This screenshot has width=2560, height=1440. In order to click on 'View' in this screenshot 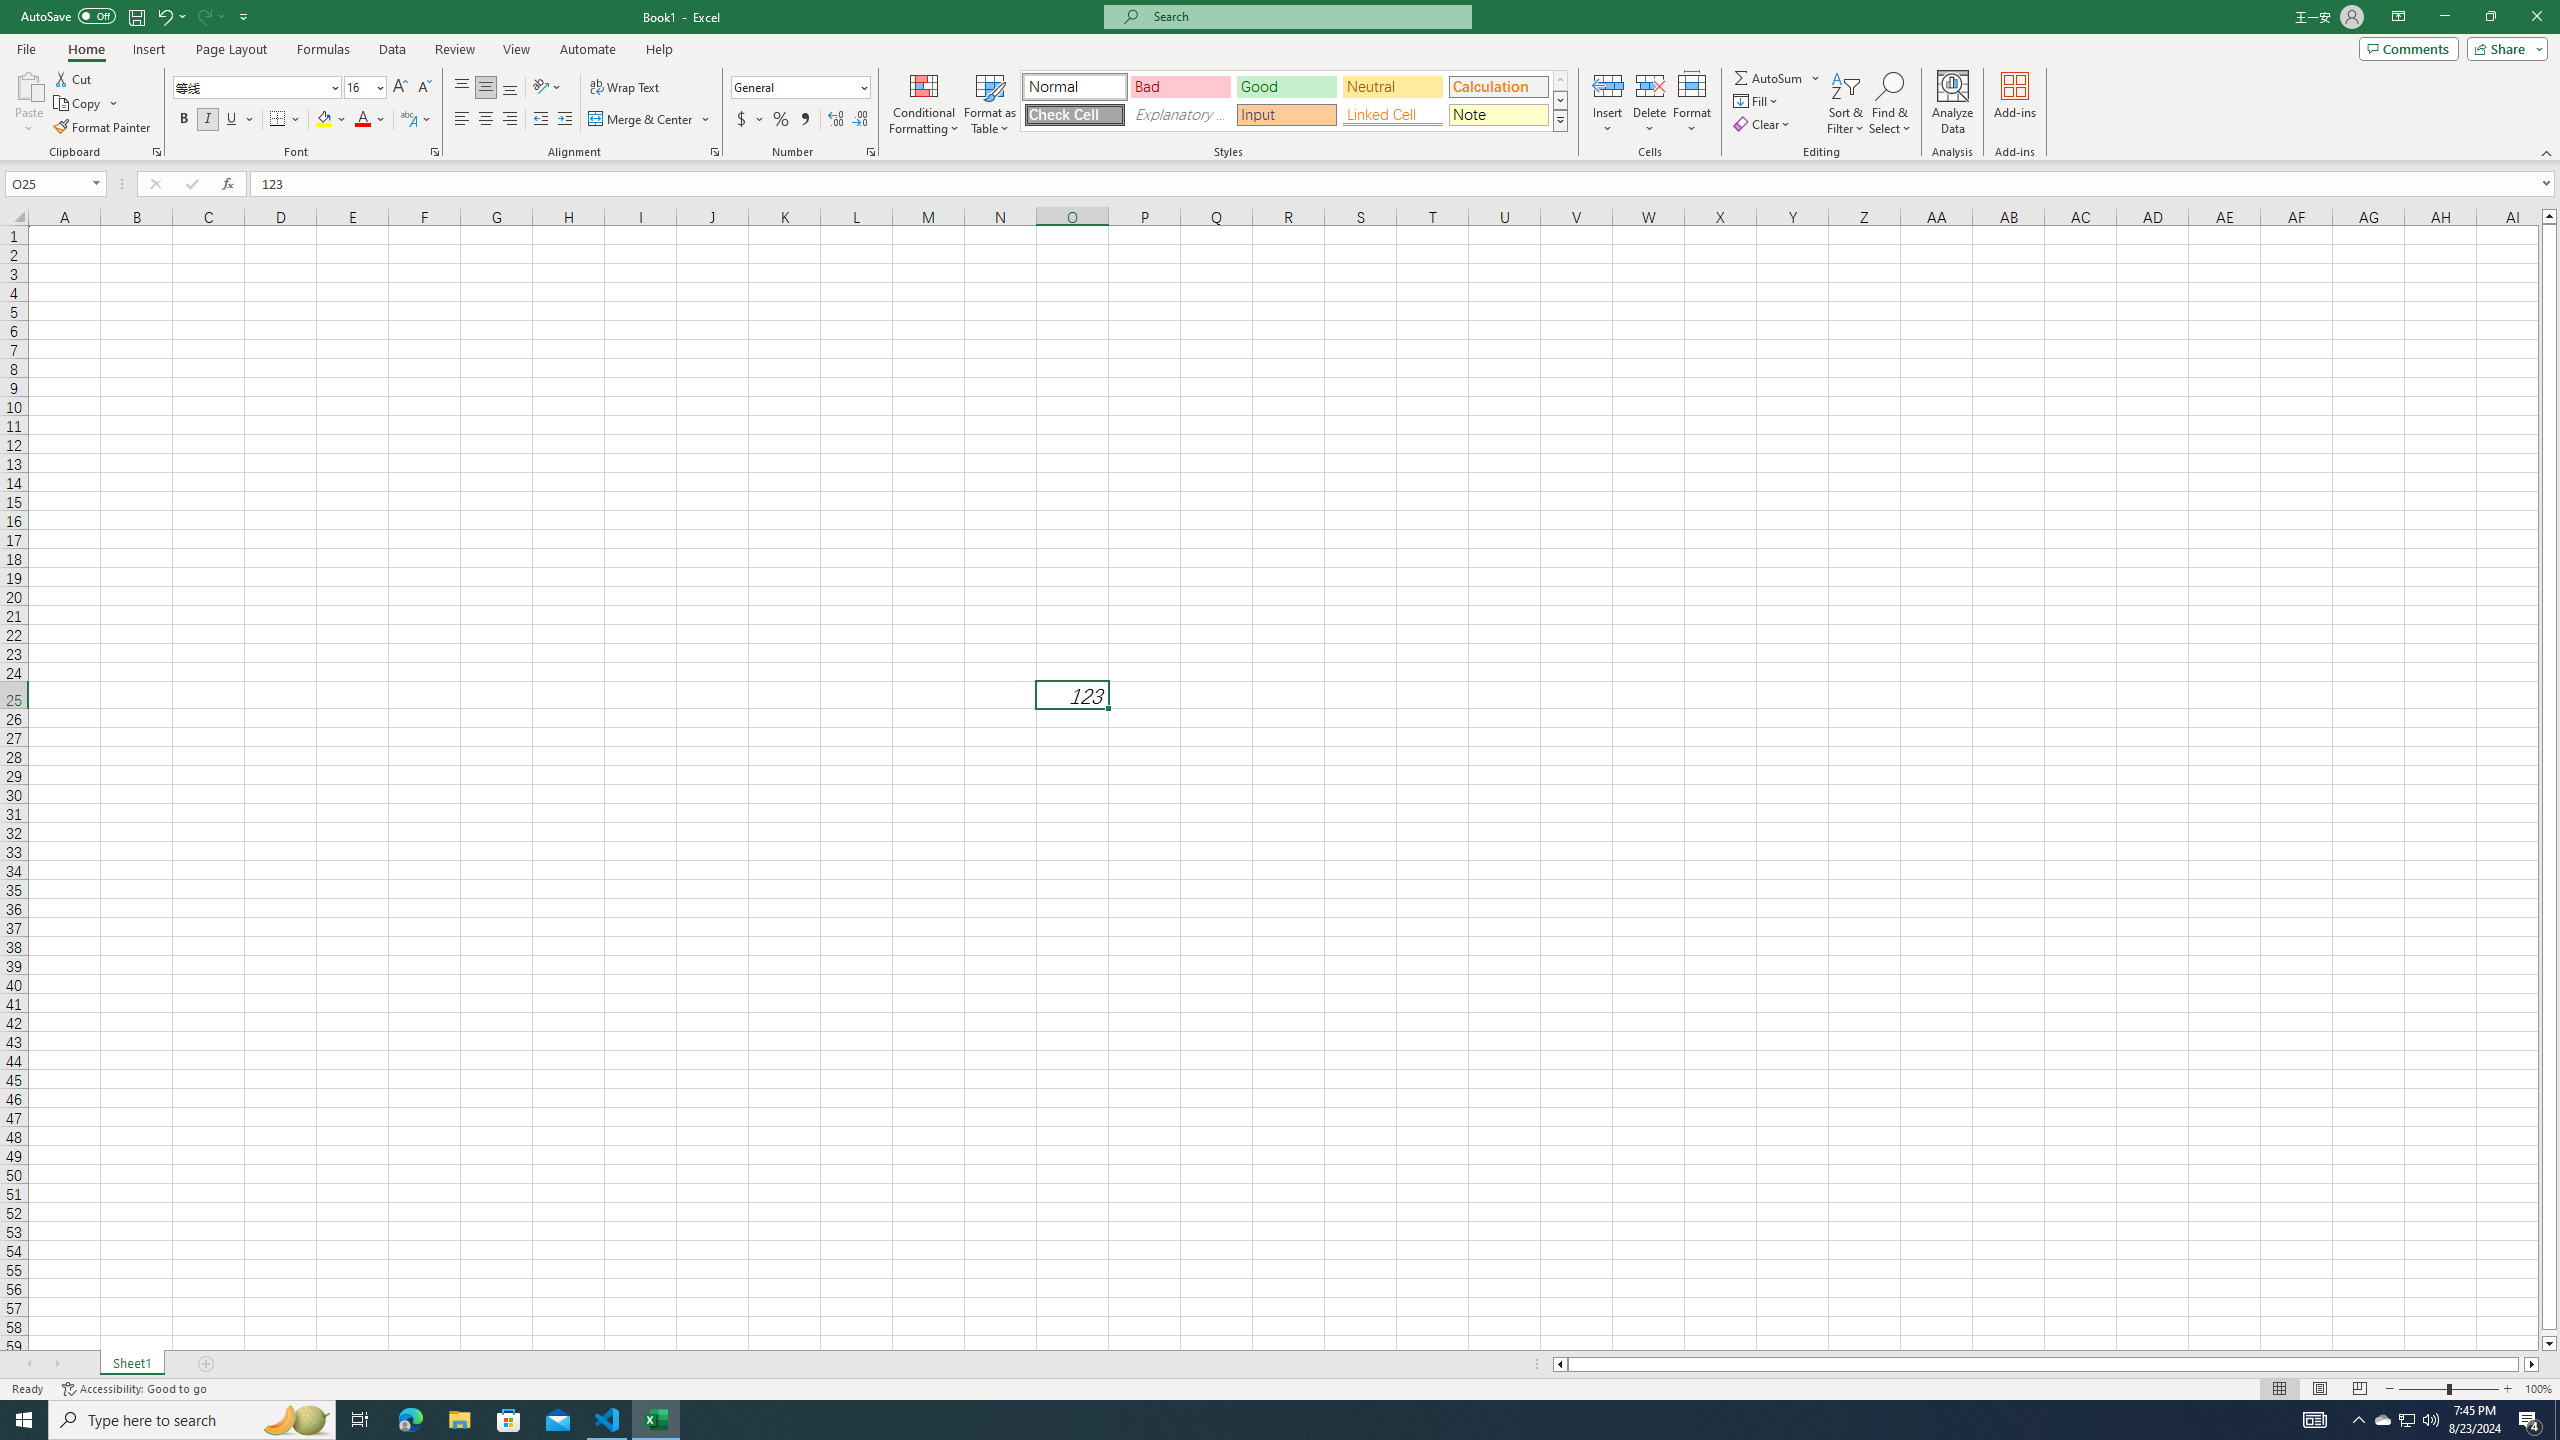, I will do `click(514, 49)`.